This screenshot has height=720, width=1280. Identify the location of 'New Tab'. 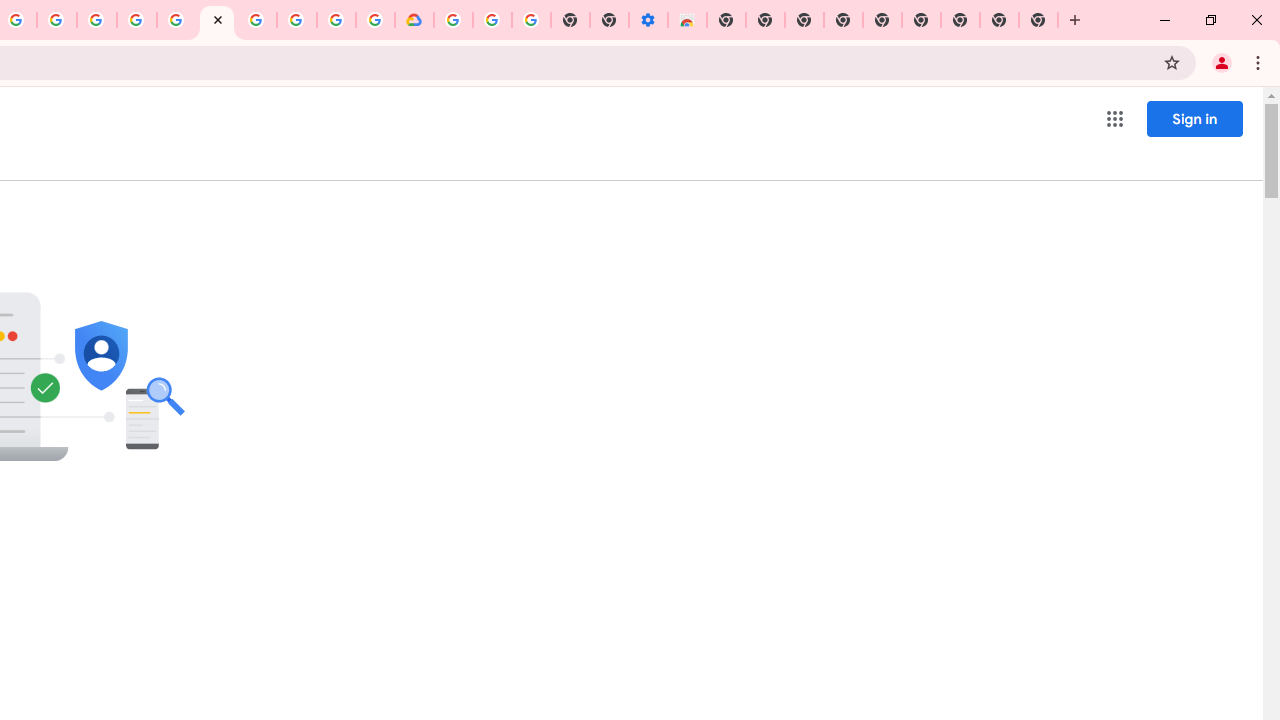
(1038, 20).